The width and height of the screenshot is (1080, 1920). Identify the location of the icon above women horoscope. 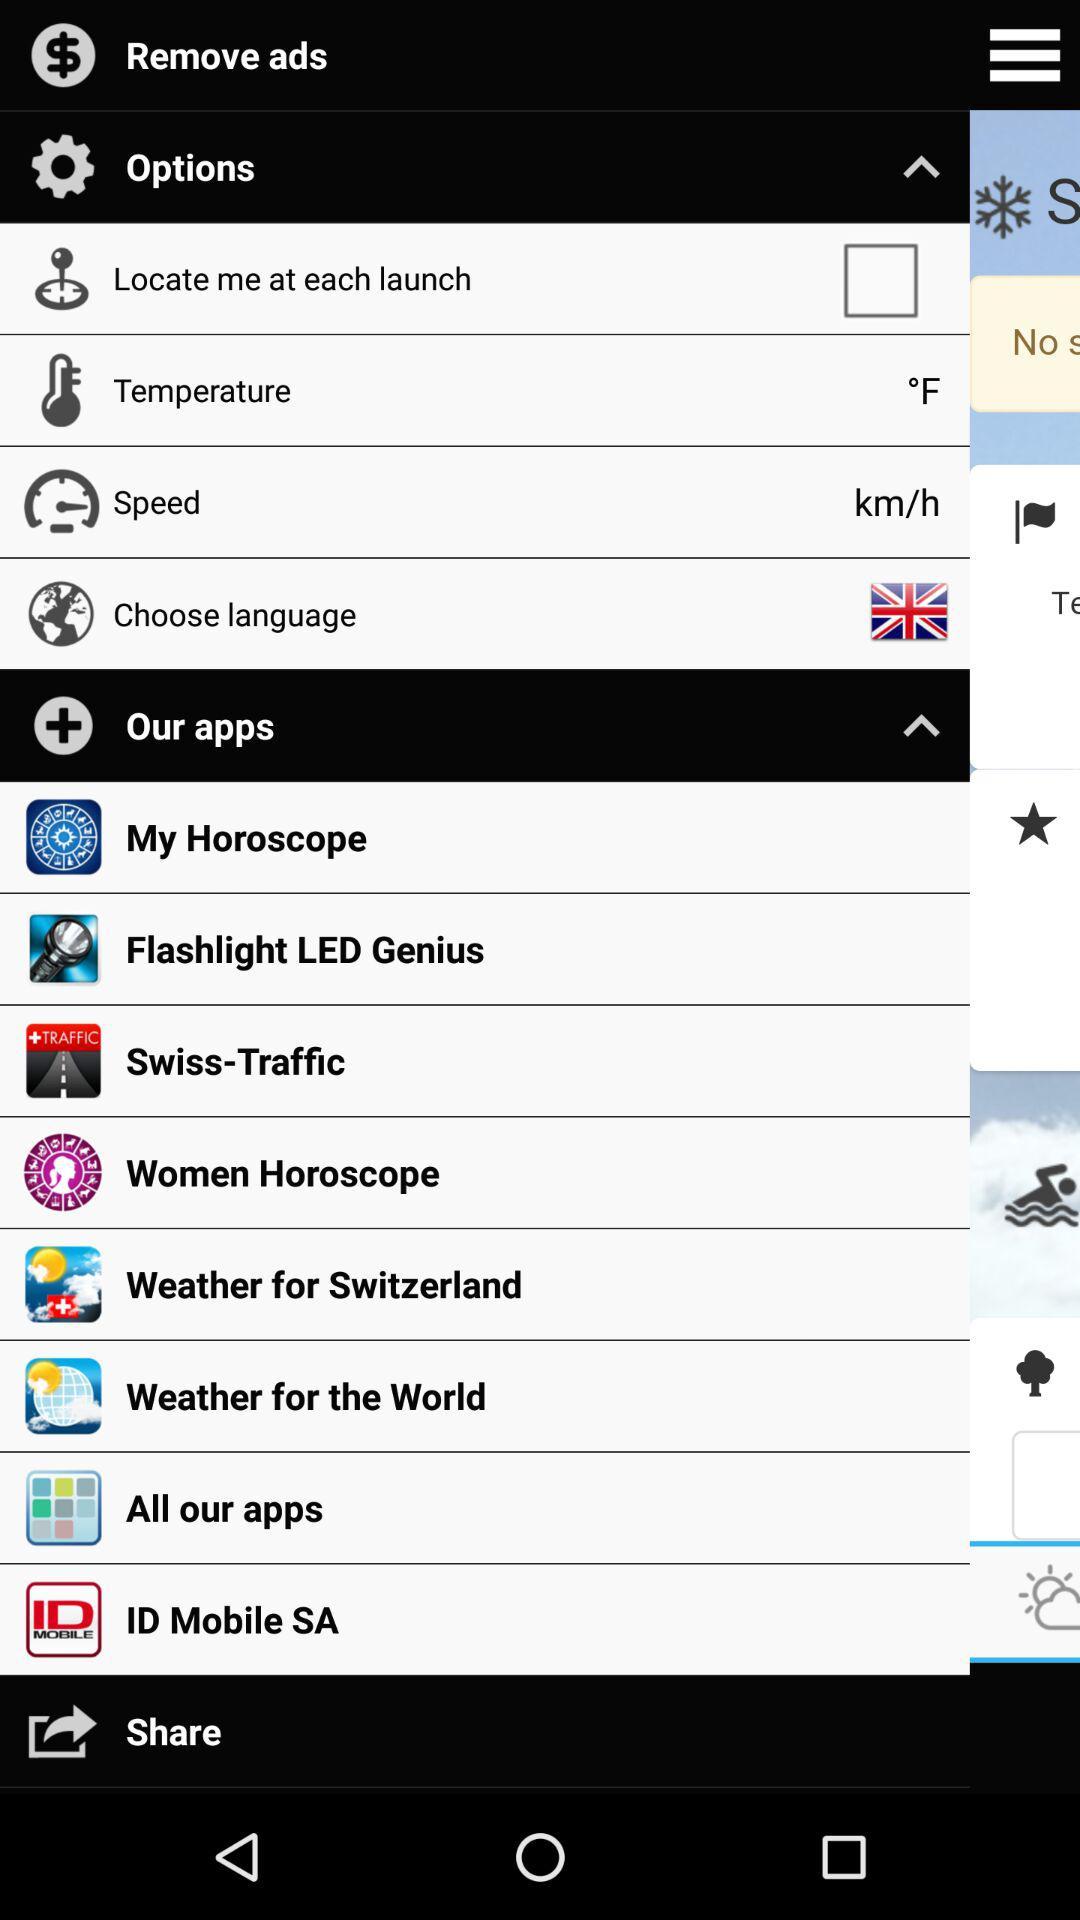
(536, 1059).